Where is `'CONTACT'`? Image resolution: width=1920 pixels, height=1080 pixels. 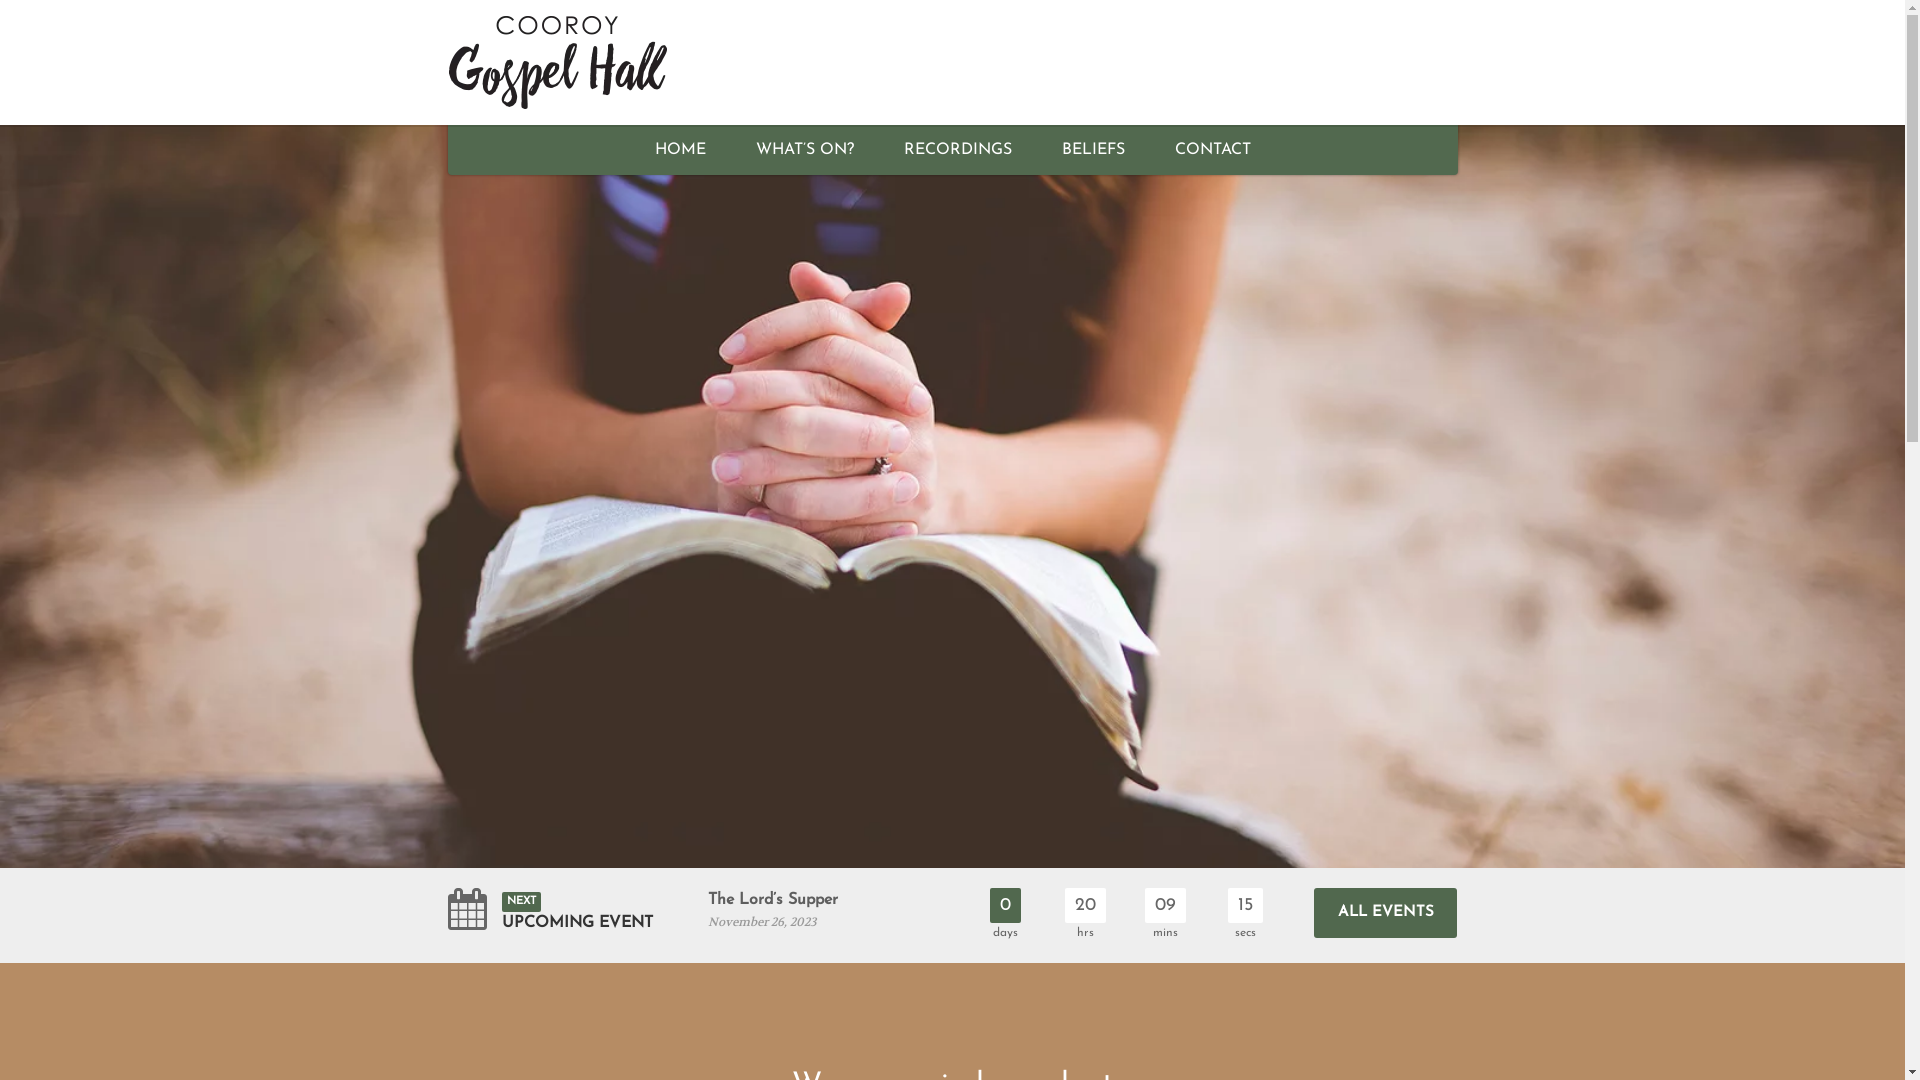 'CONTACT' is located at coordinates (1212, 149).